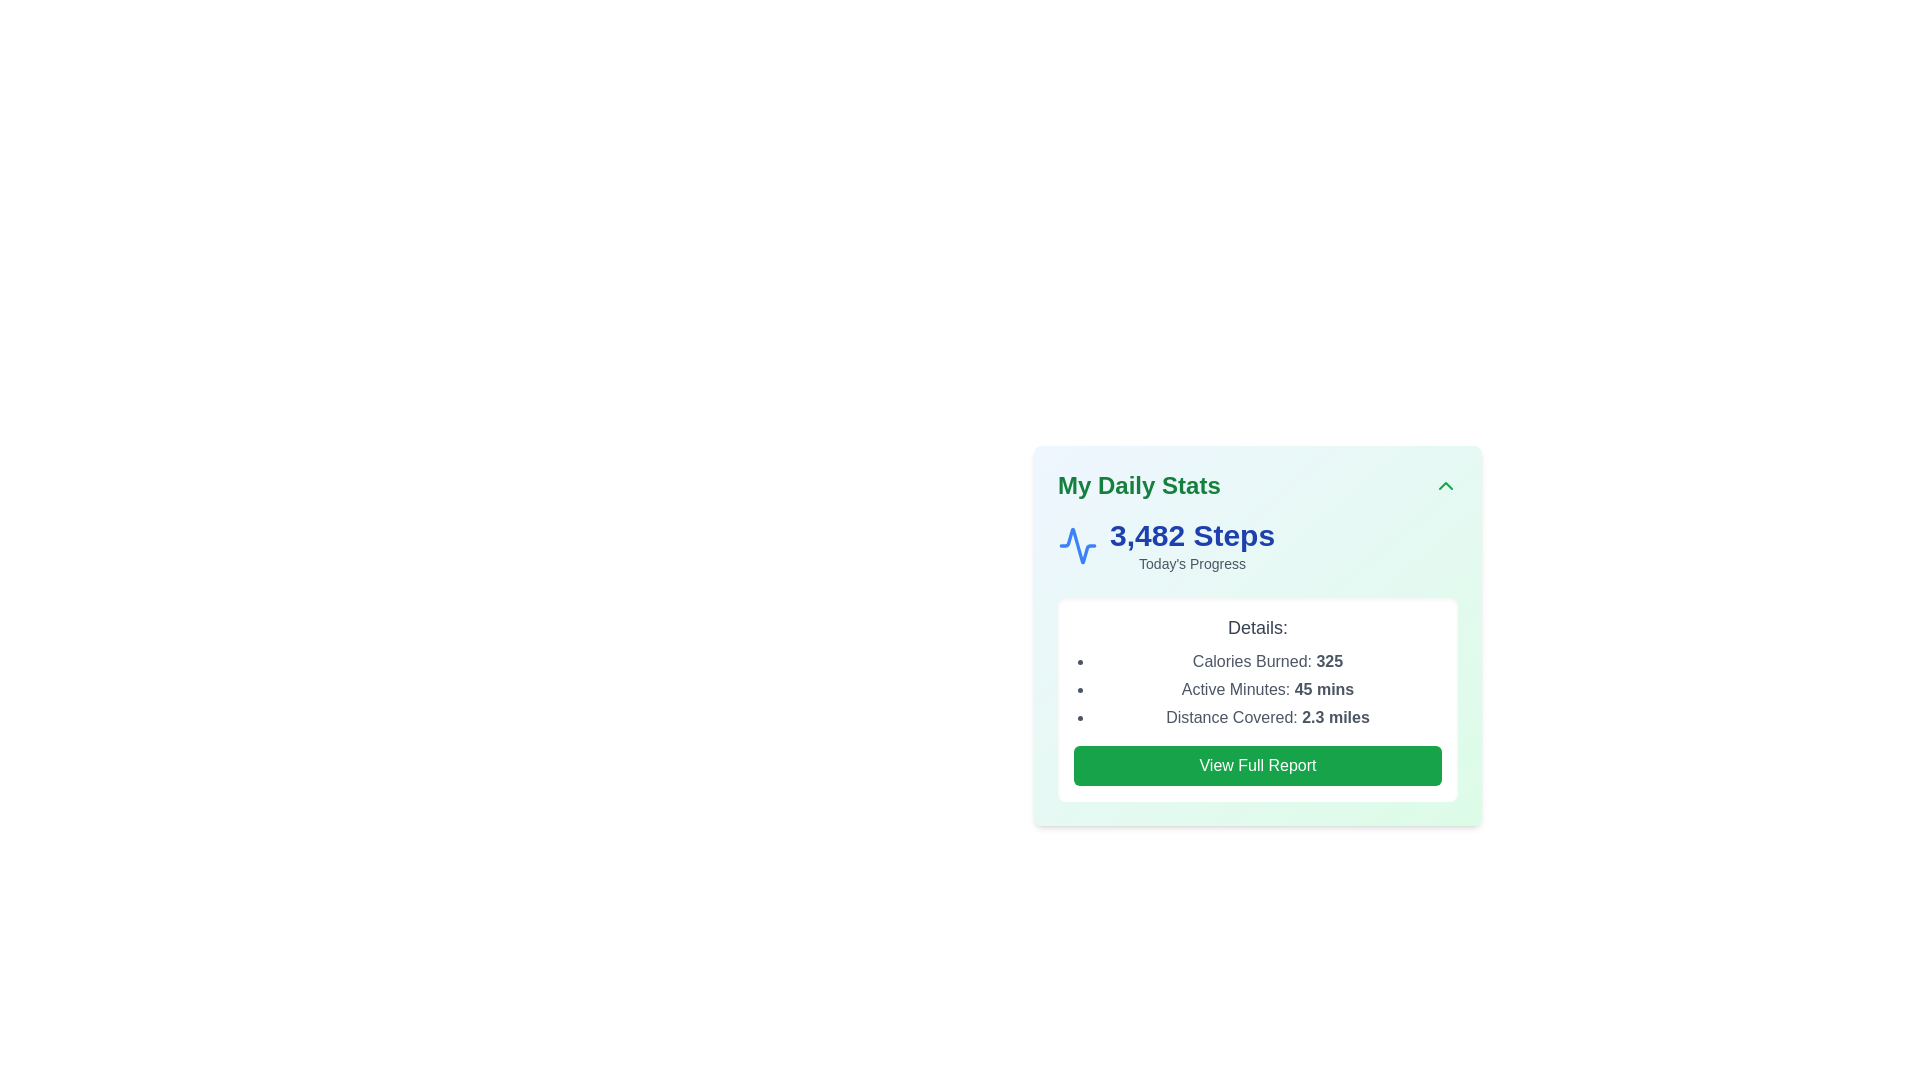 The height and width of the screenshot is (1080, 1920). Describe the element at coordinates (1266, 662) in the screenshot. I see `text label displaying 'Calories Burned: 325' that is the first item in a bulleted list under the 'Details:' section in the 'My Daily Stats' panel` at that location.